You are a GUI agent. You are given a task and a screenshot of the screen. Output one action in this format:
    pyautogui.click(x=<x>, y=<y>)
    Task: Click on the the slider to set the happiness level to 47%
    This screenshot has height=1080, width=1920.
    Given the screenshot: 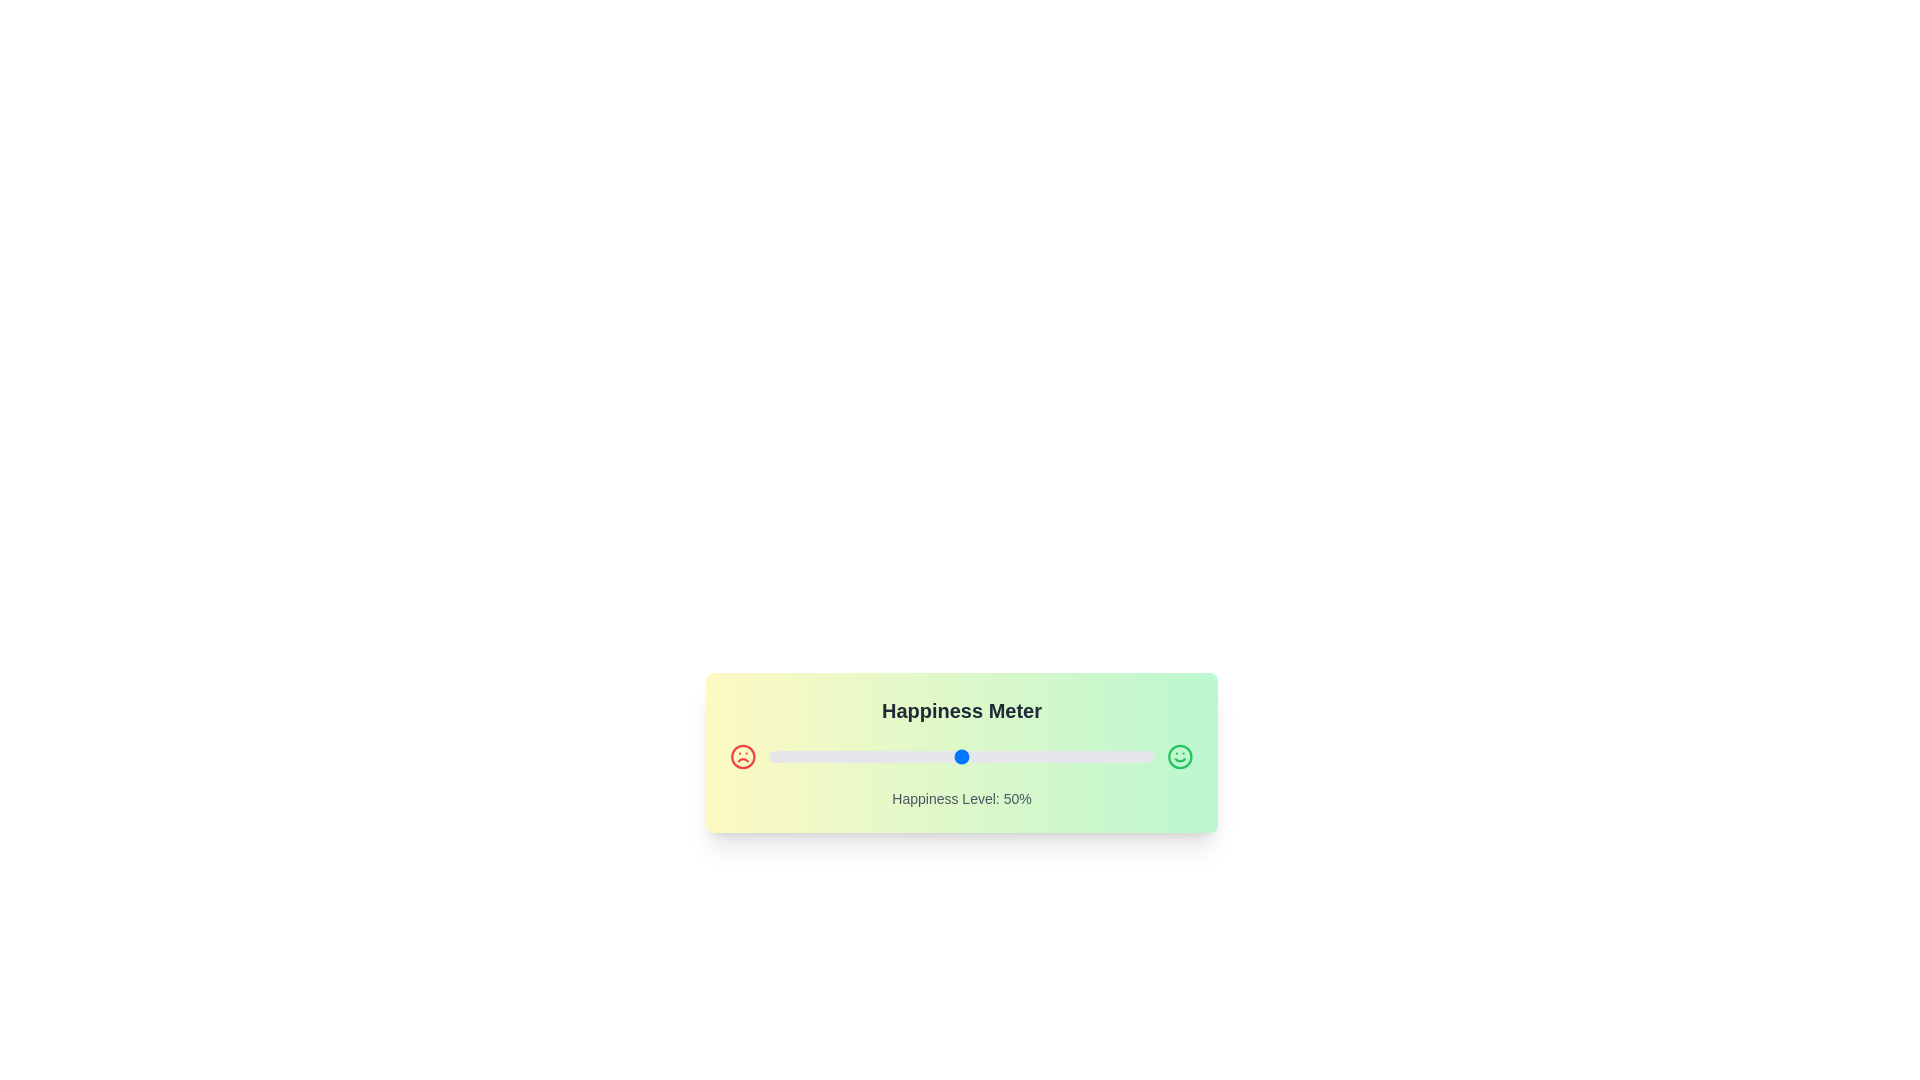 What is the action you would take?
    pyautogui.click(x=949, y=756)
    